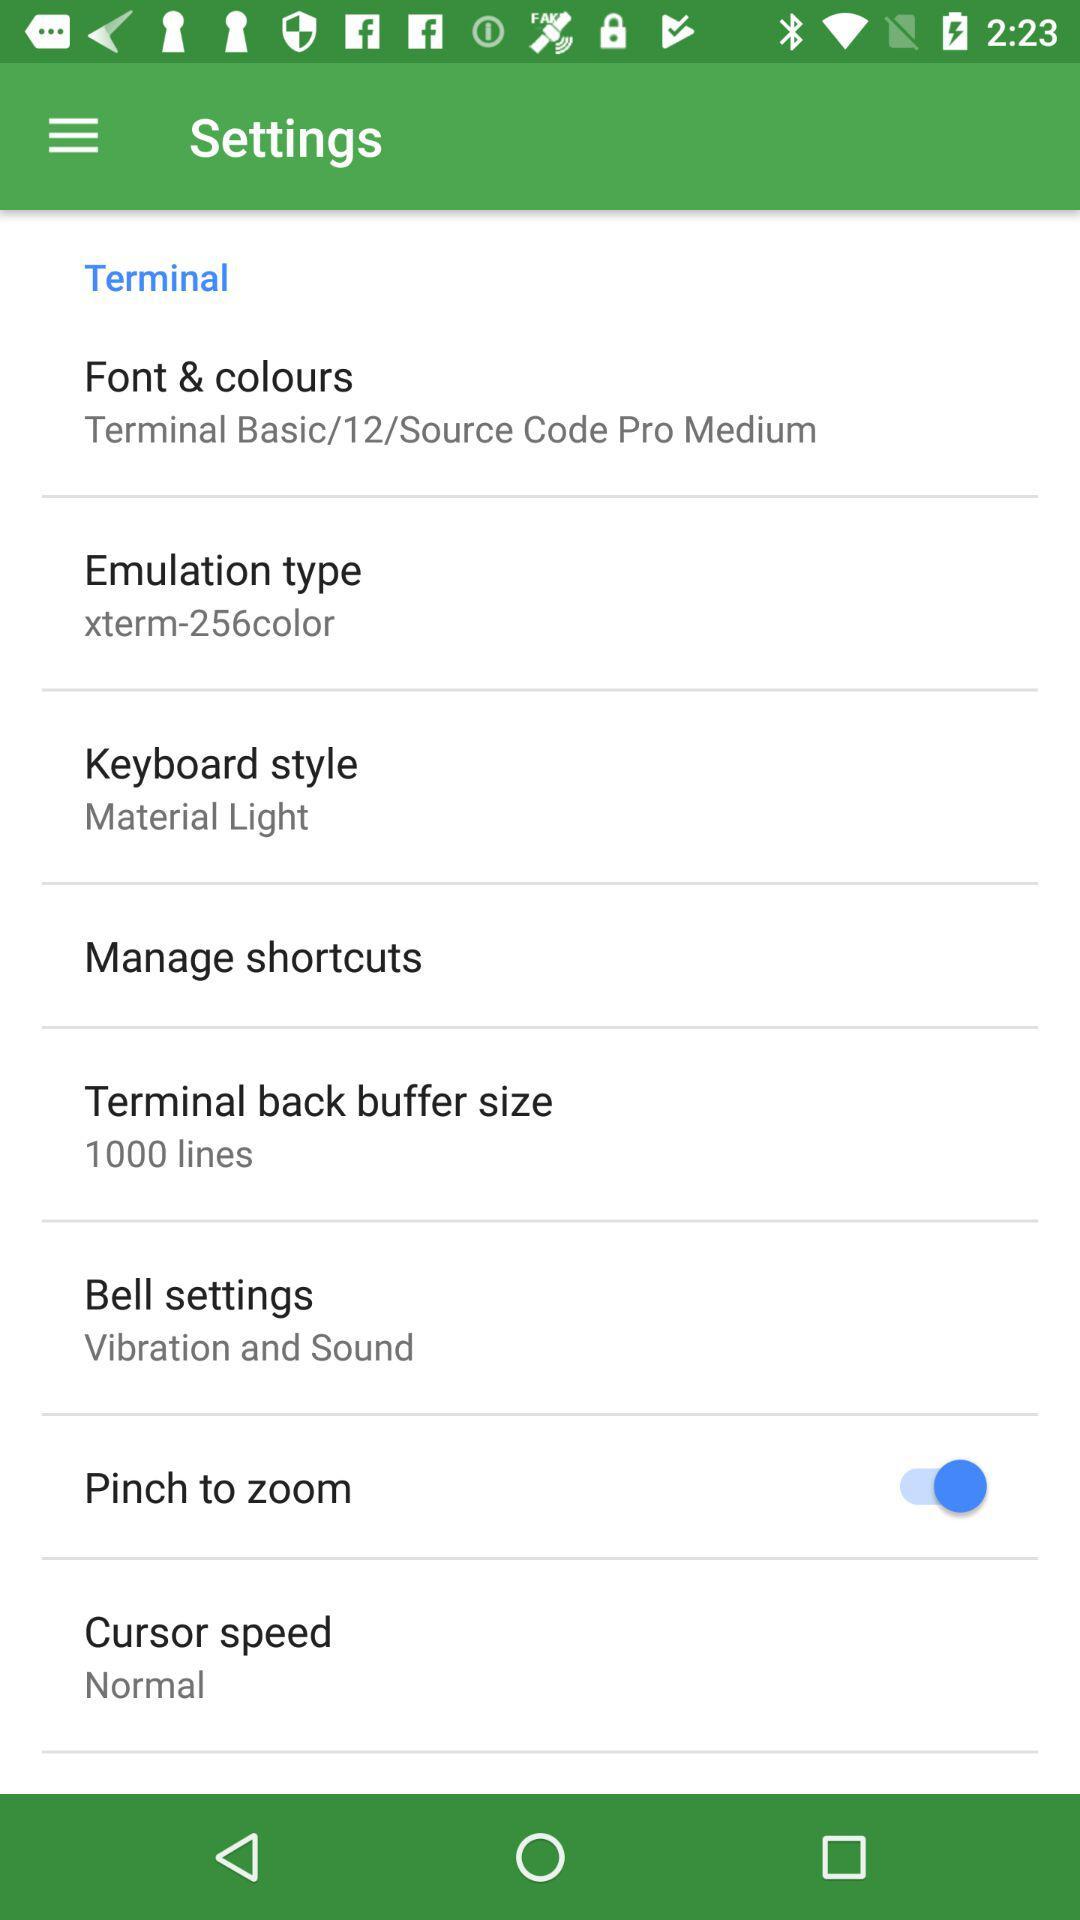 This screenshot has width=1080, height=1920. What do you see at coordinates (218, 1486) in the screenshot?
I see `icon above the cursor speed icon` at bounding box center [218, 1486].